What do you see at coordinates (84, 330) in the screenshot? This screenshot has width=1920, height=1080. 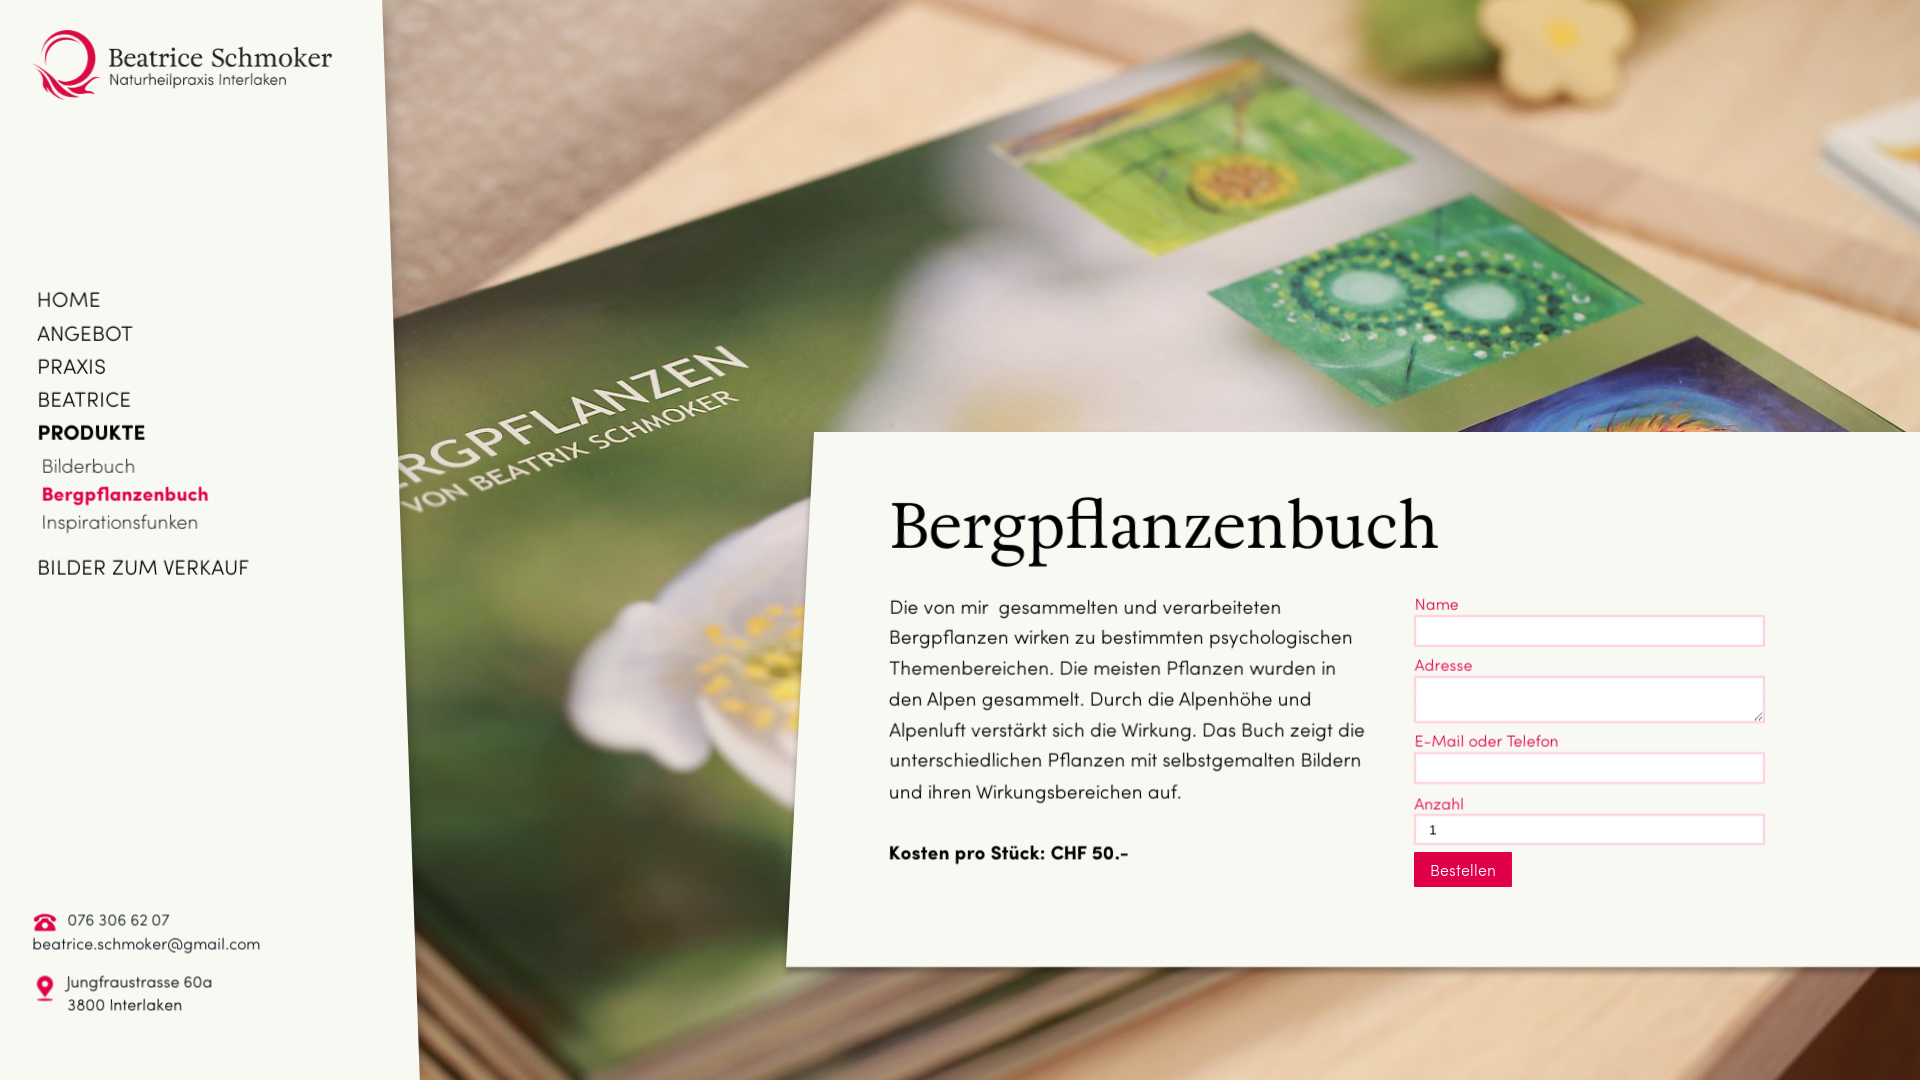 I see `'ANGEBOT'` at bounding box center [84, 330].